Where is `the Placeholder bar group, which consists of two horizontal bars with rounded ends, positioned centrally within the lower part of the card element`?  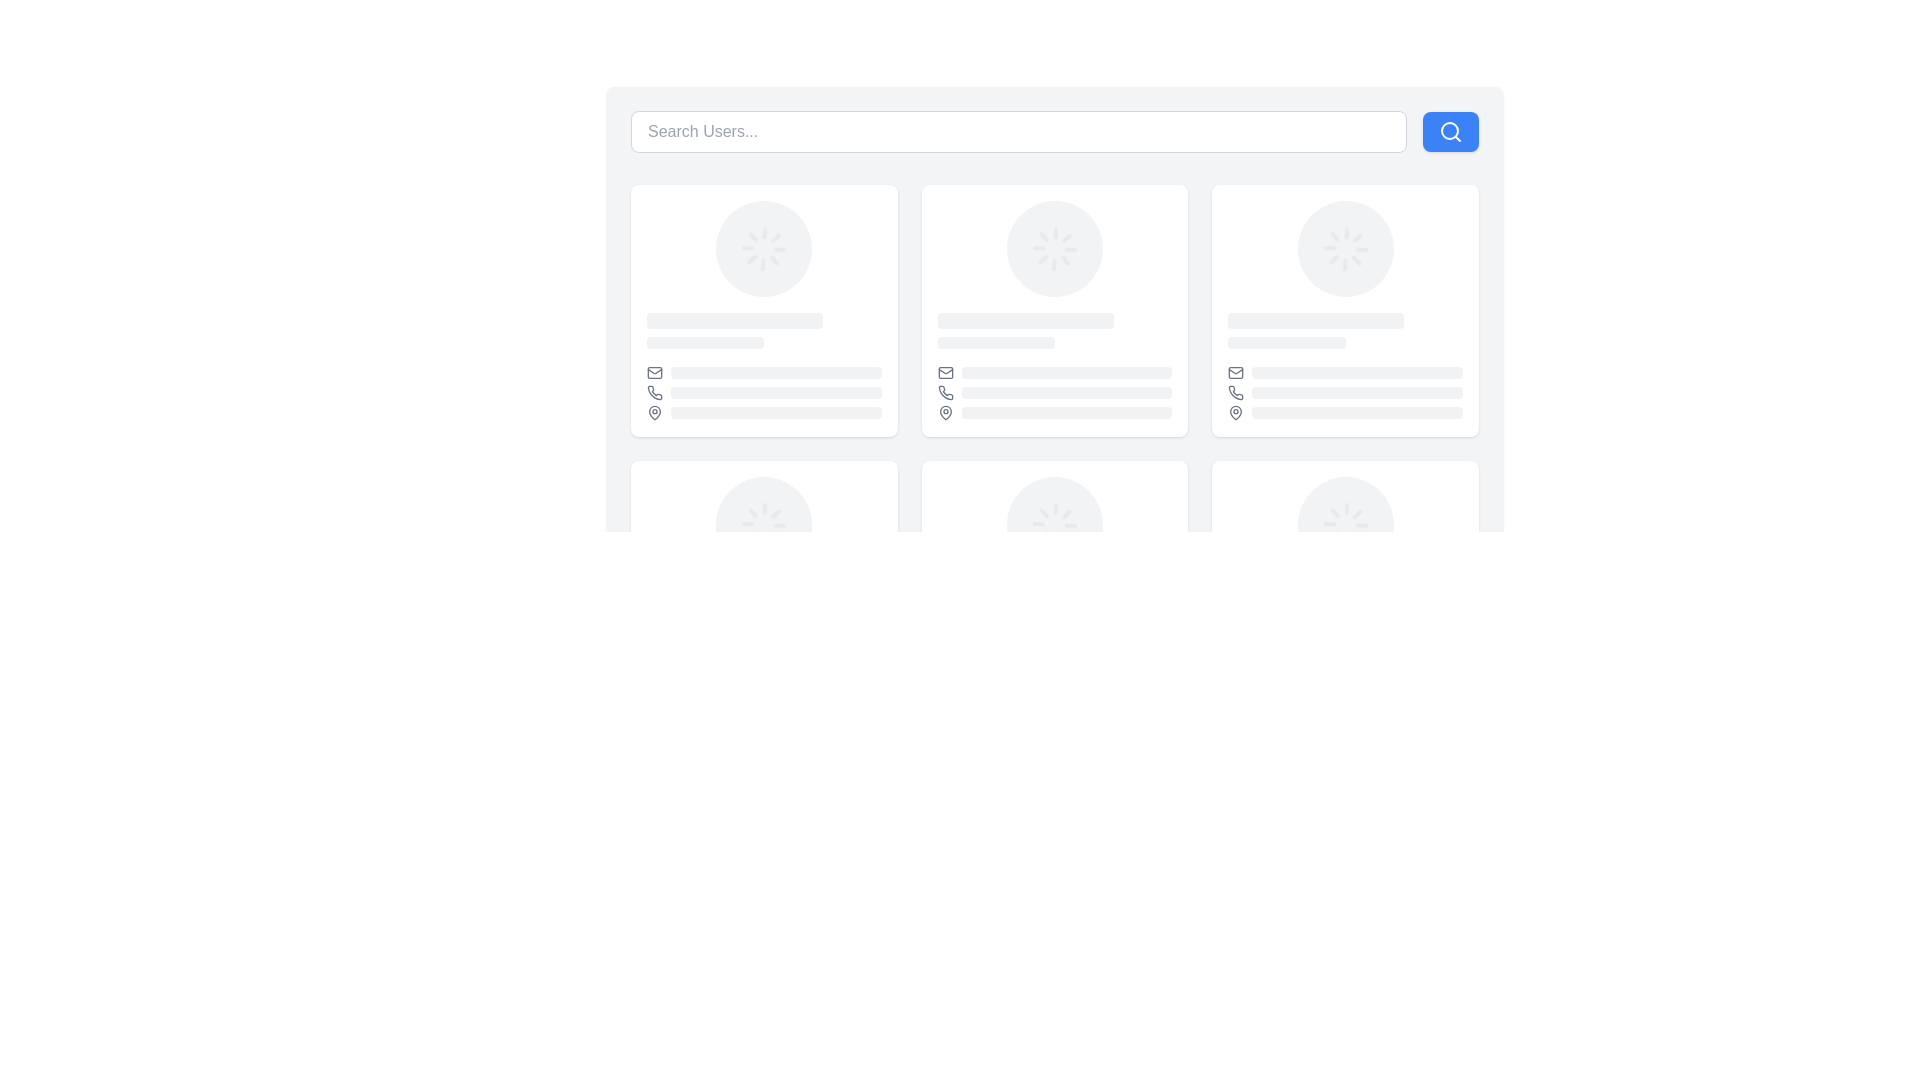 the Placeholder bar group, which consists of two horizontal bars with rounded ends, positioned centrally within the lower part of the card element is located at coordinates (1345, 330).